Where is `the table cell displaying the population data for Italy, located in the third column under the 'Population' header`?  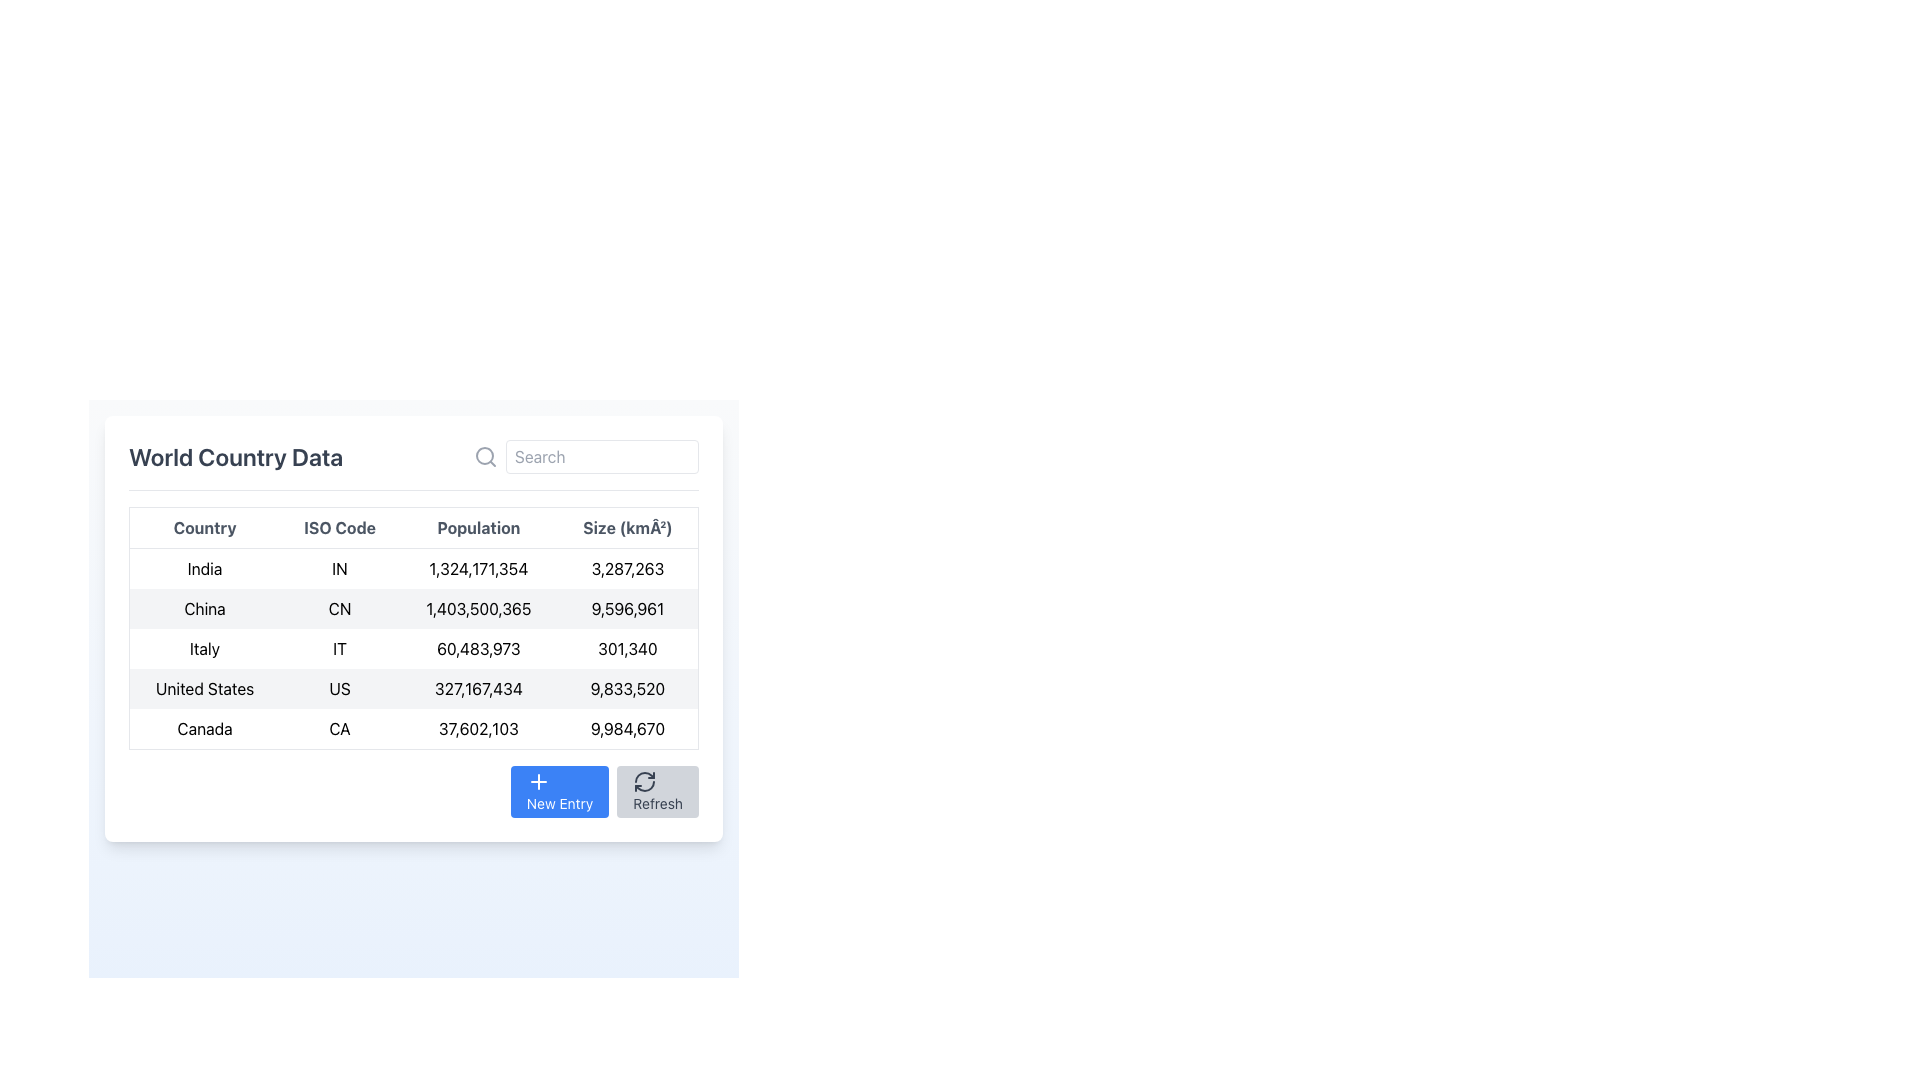
the table cell displaying the population data for Italy, located in the third column under the 'Population' header is located at coordinates (477, 648).